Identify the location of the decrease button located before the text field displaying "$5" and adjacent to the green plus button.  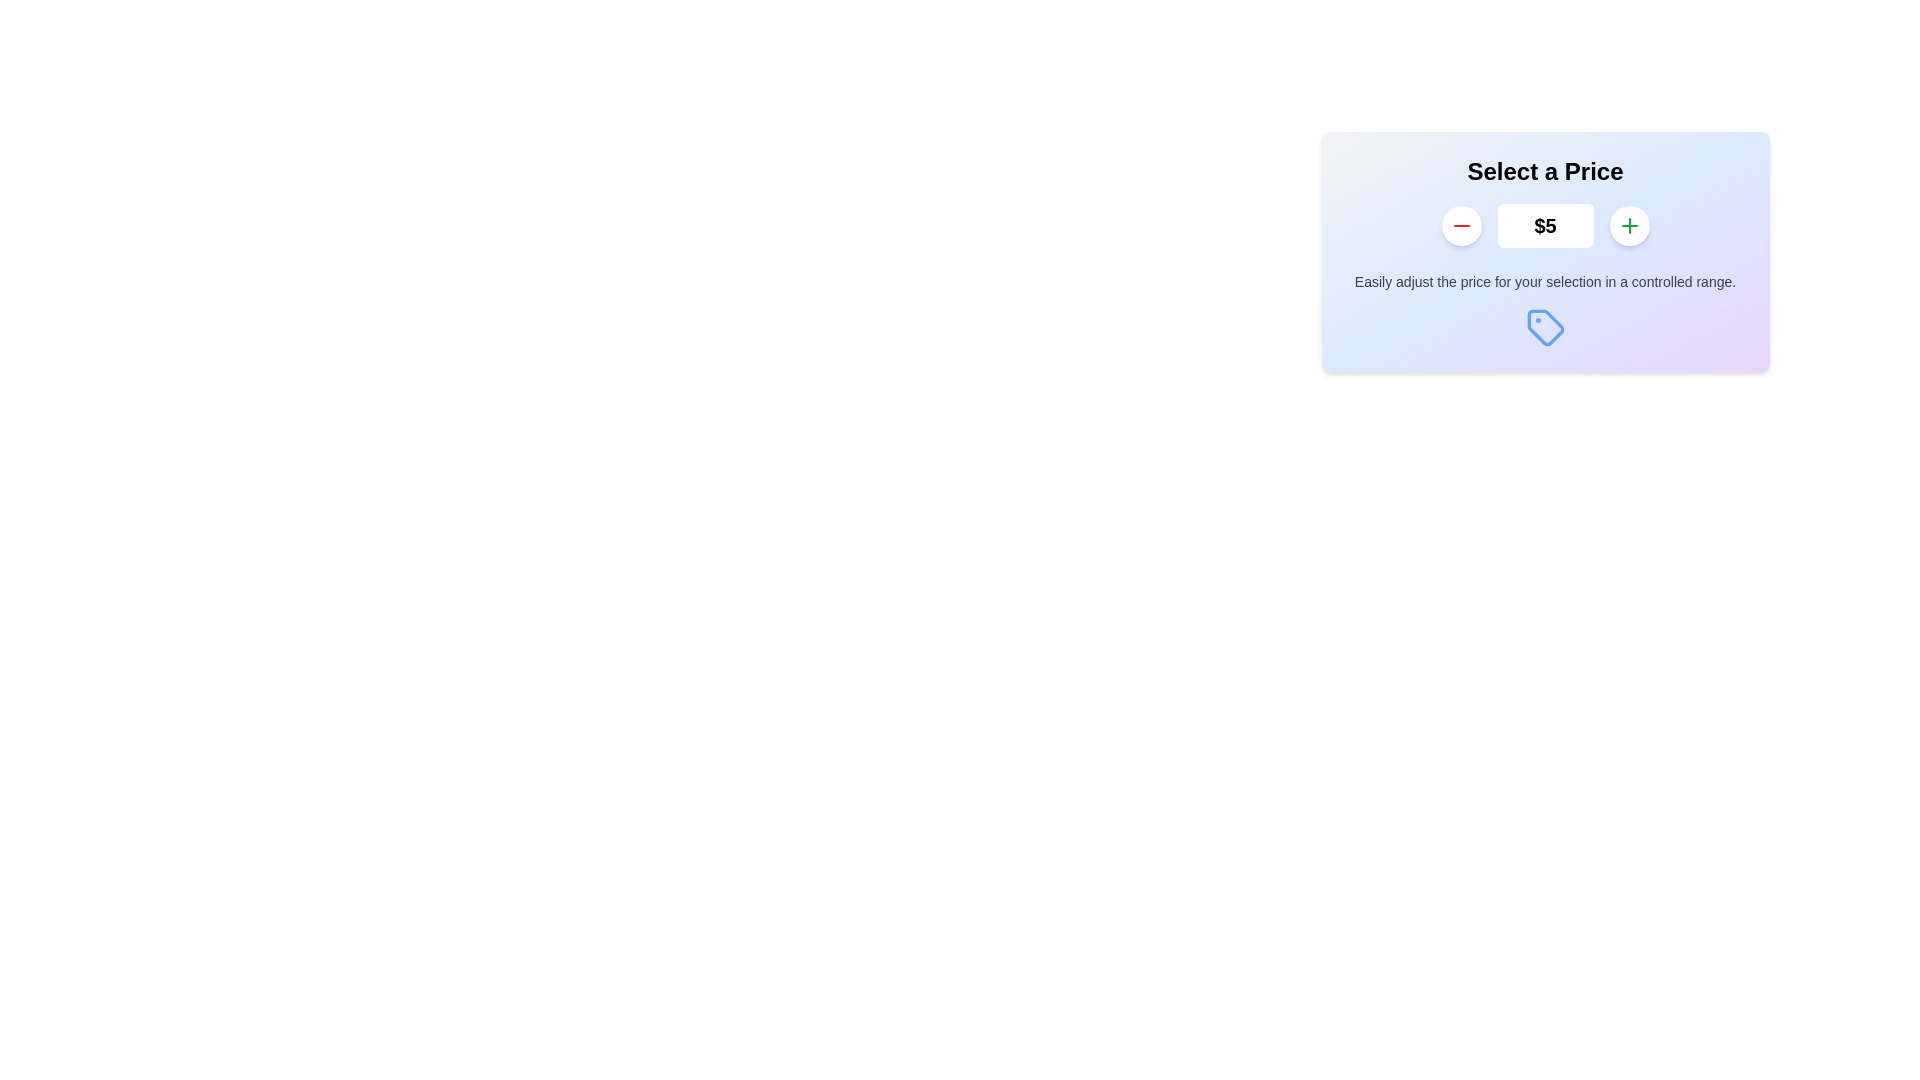
(1461, 225).